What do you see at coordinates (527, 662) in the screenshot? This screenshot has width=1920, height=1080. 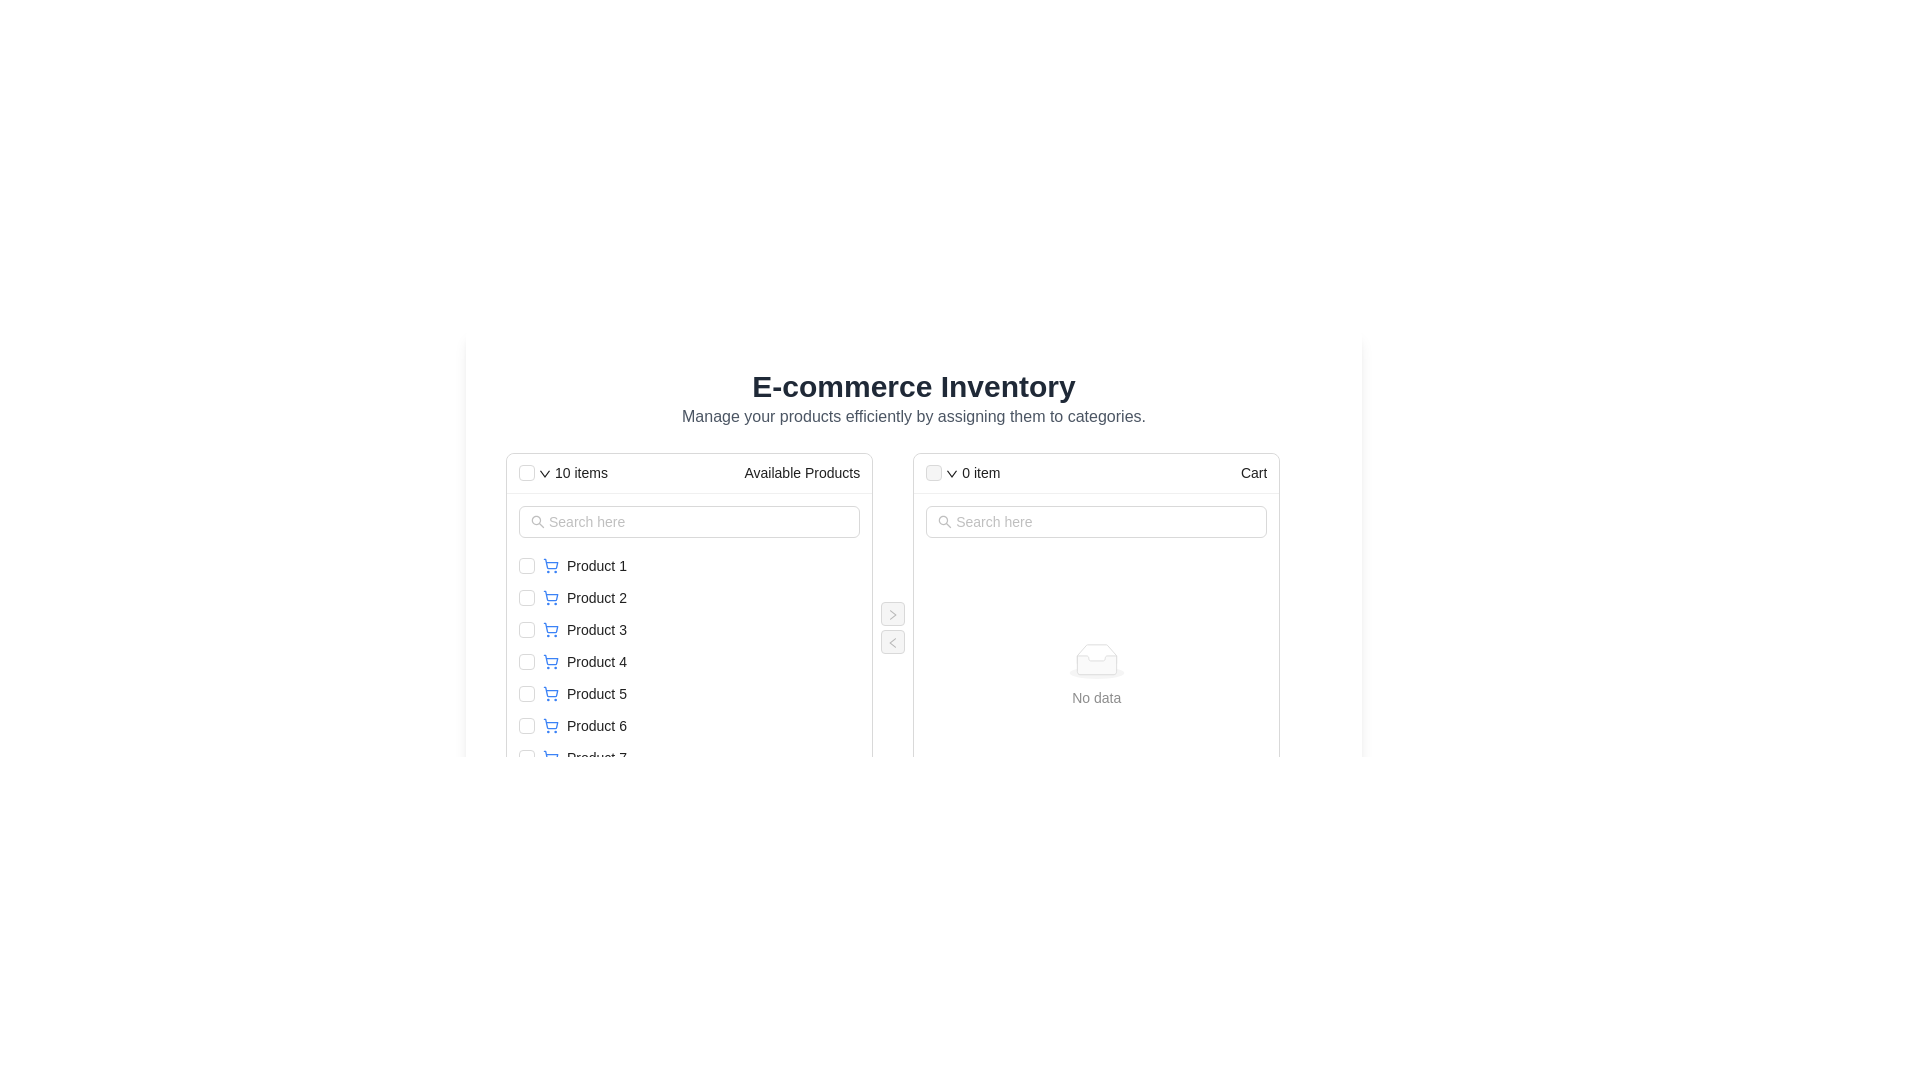 I see `the checkbox for 'Product 4'` at bounding box center [527, 662].